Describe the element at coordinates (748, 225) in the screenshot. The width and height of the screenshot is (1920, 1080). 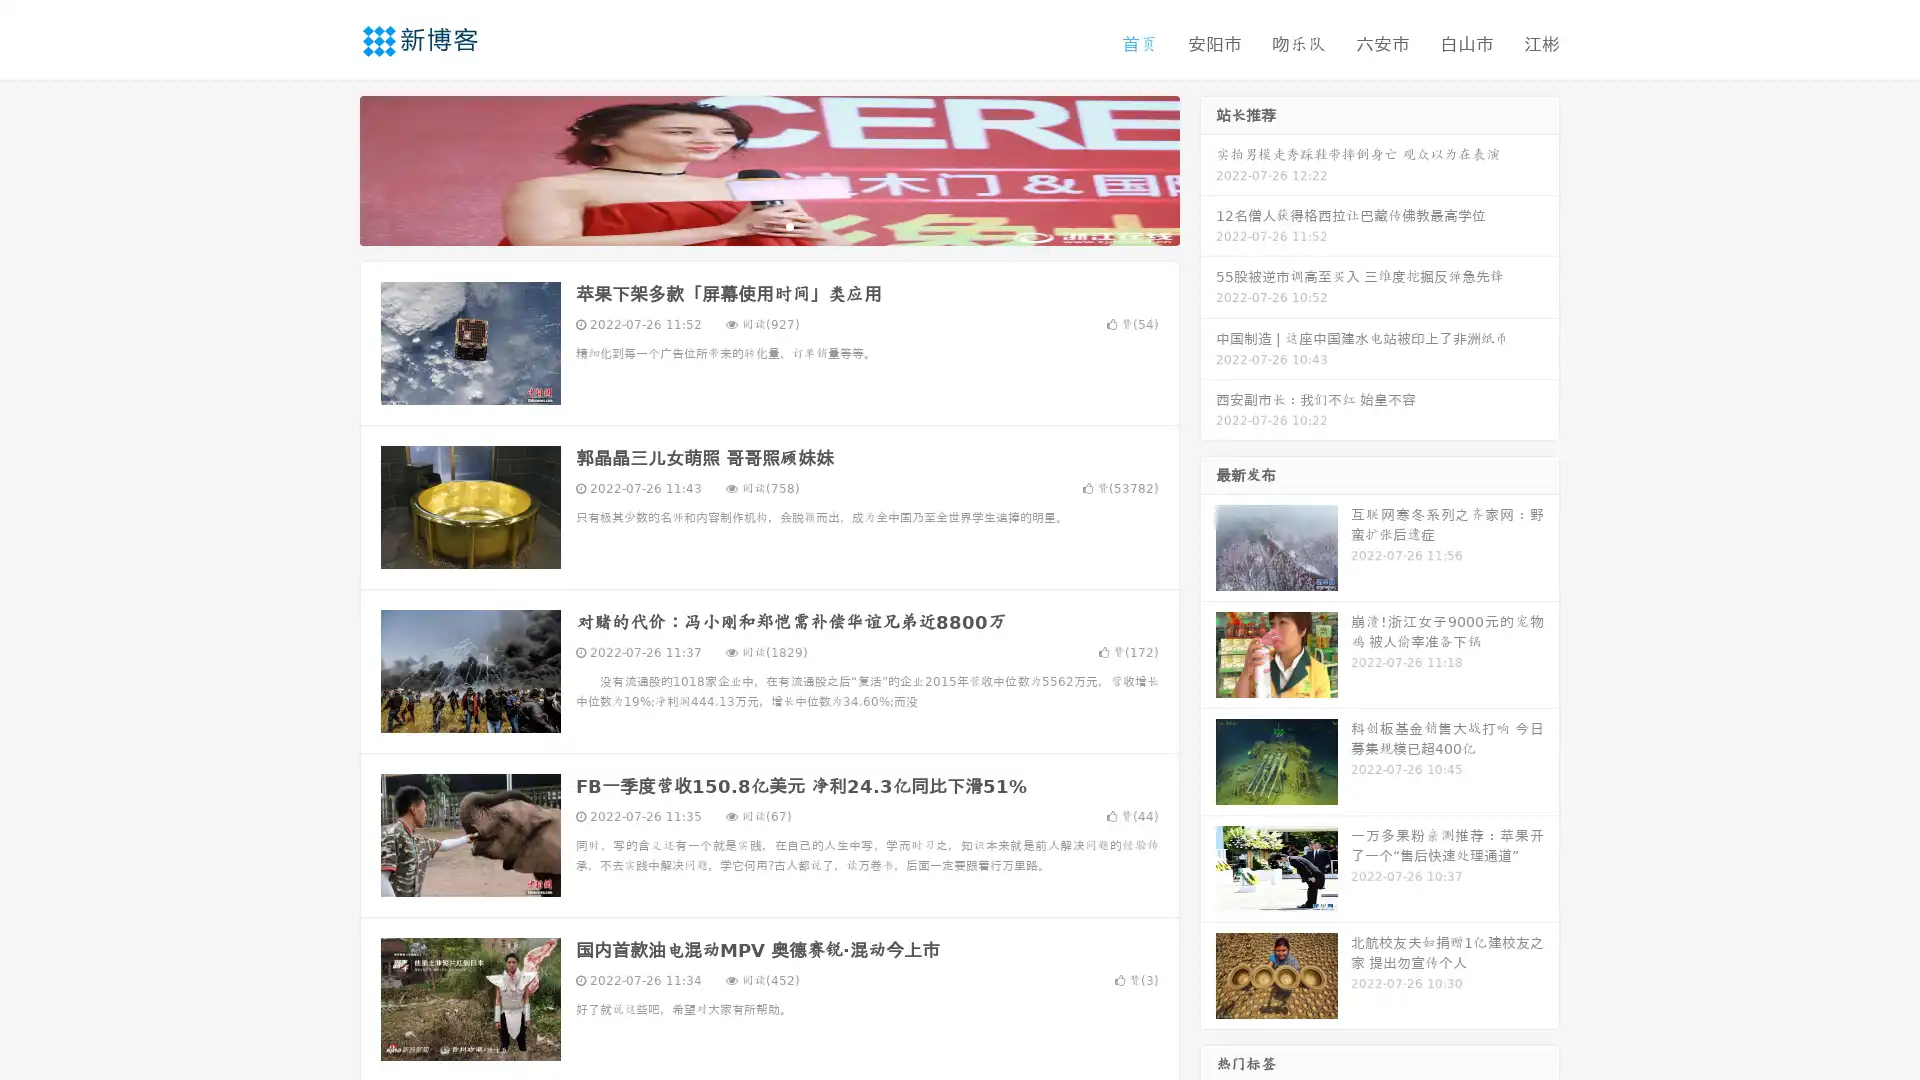
I see `Go to slide 1` at that location.